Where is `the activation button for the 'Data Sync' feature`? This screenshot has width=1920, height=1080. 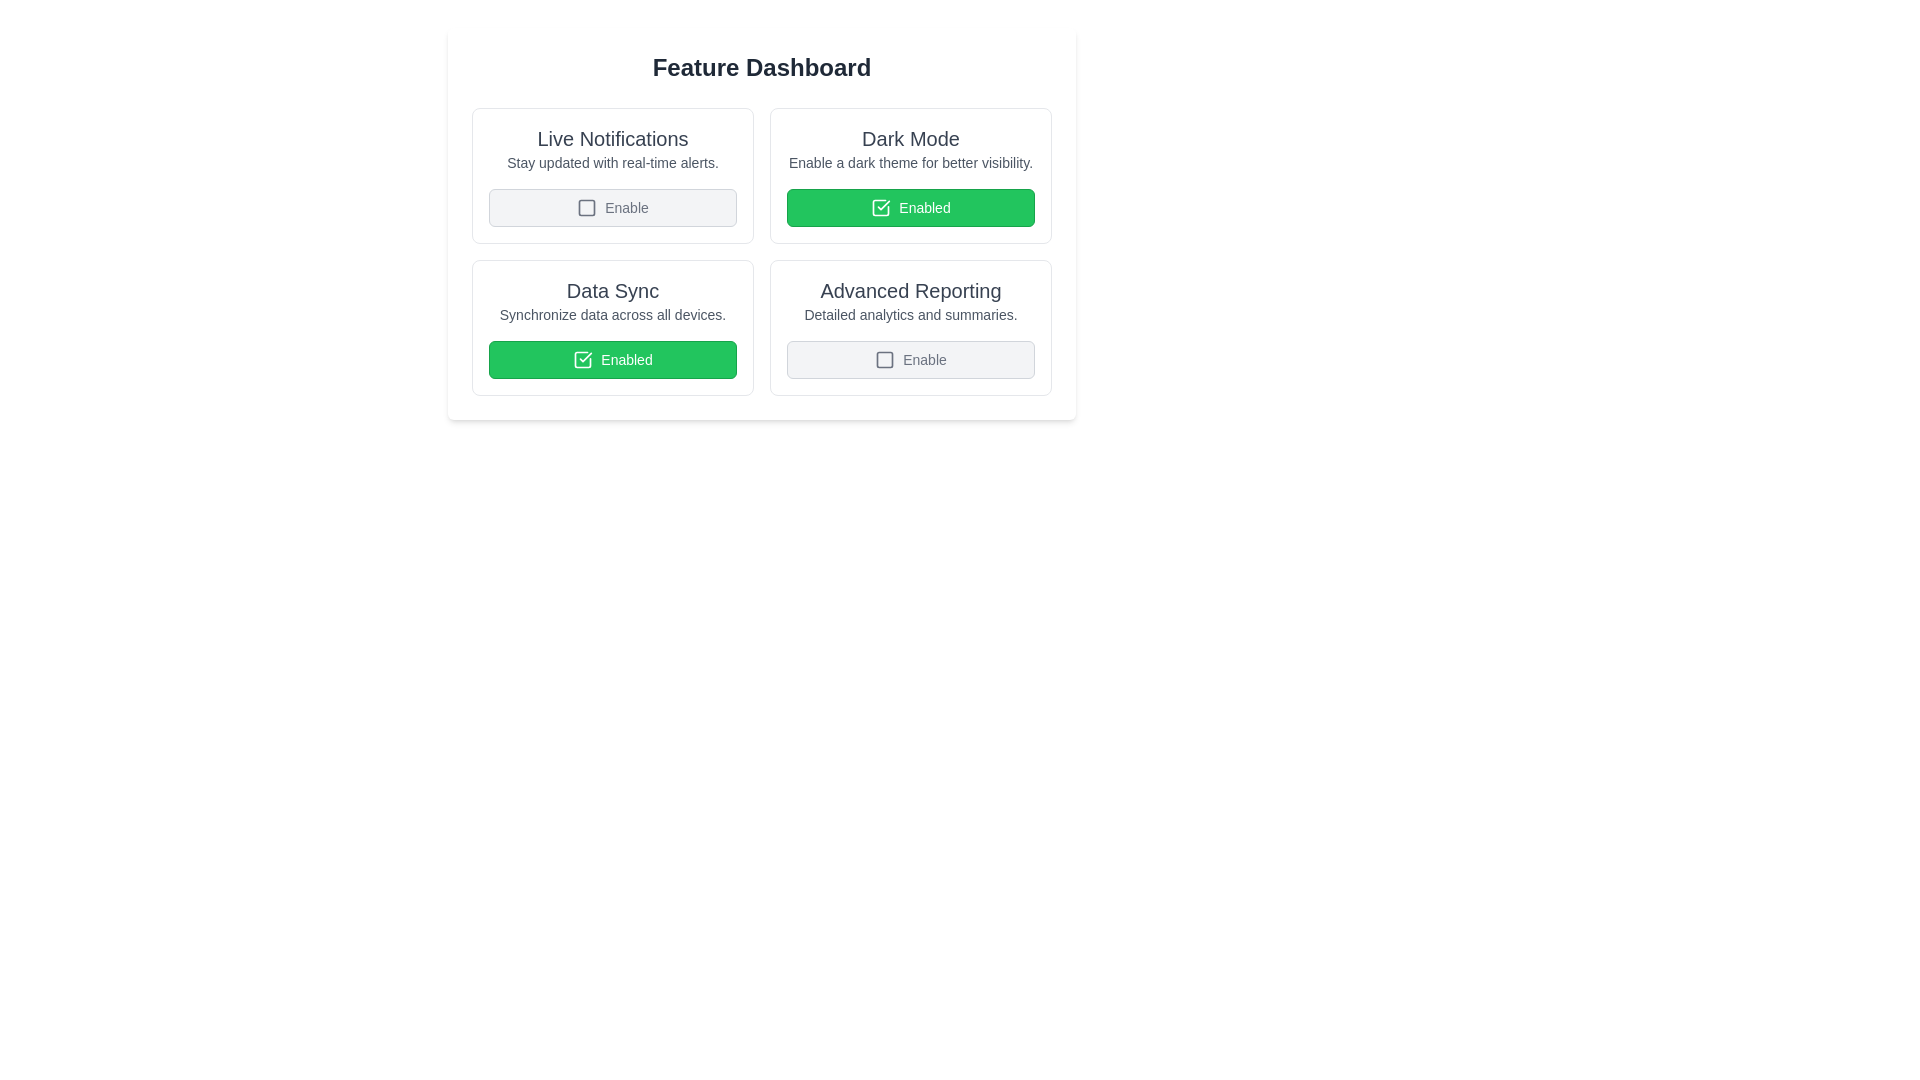 the activation button for the 'Data Sync' feature is located at coordinates (612, 358).